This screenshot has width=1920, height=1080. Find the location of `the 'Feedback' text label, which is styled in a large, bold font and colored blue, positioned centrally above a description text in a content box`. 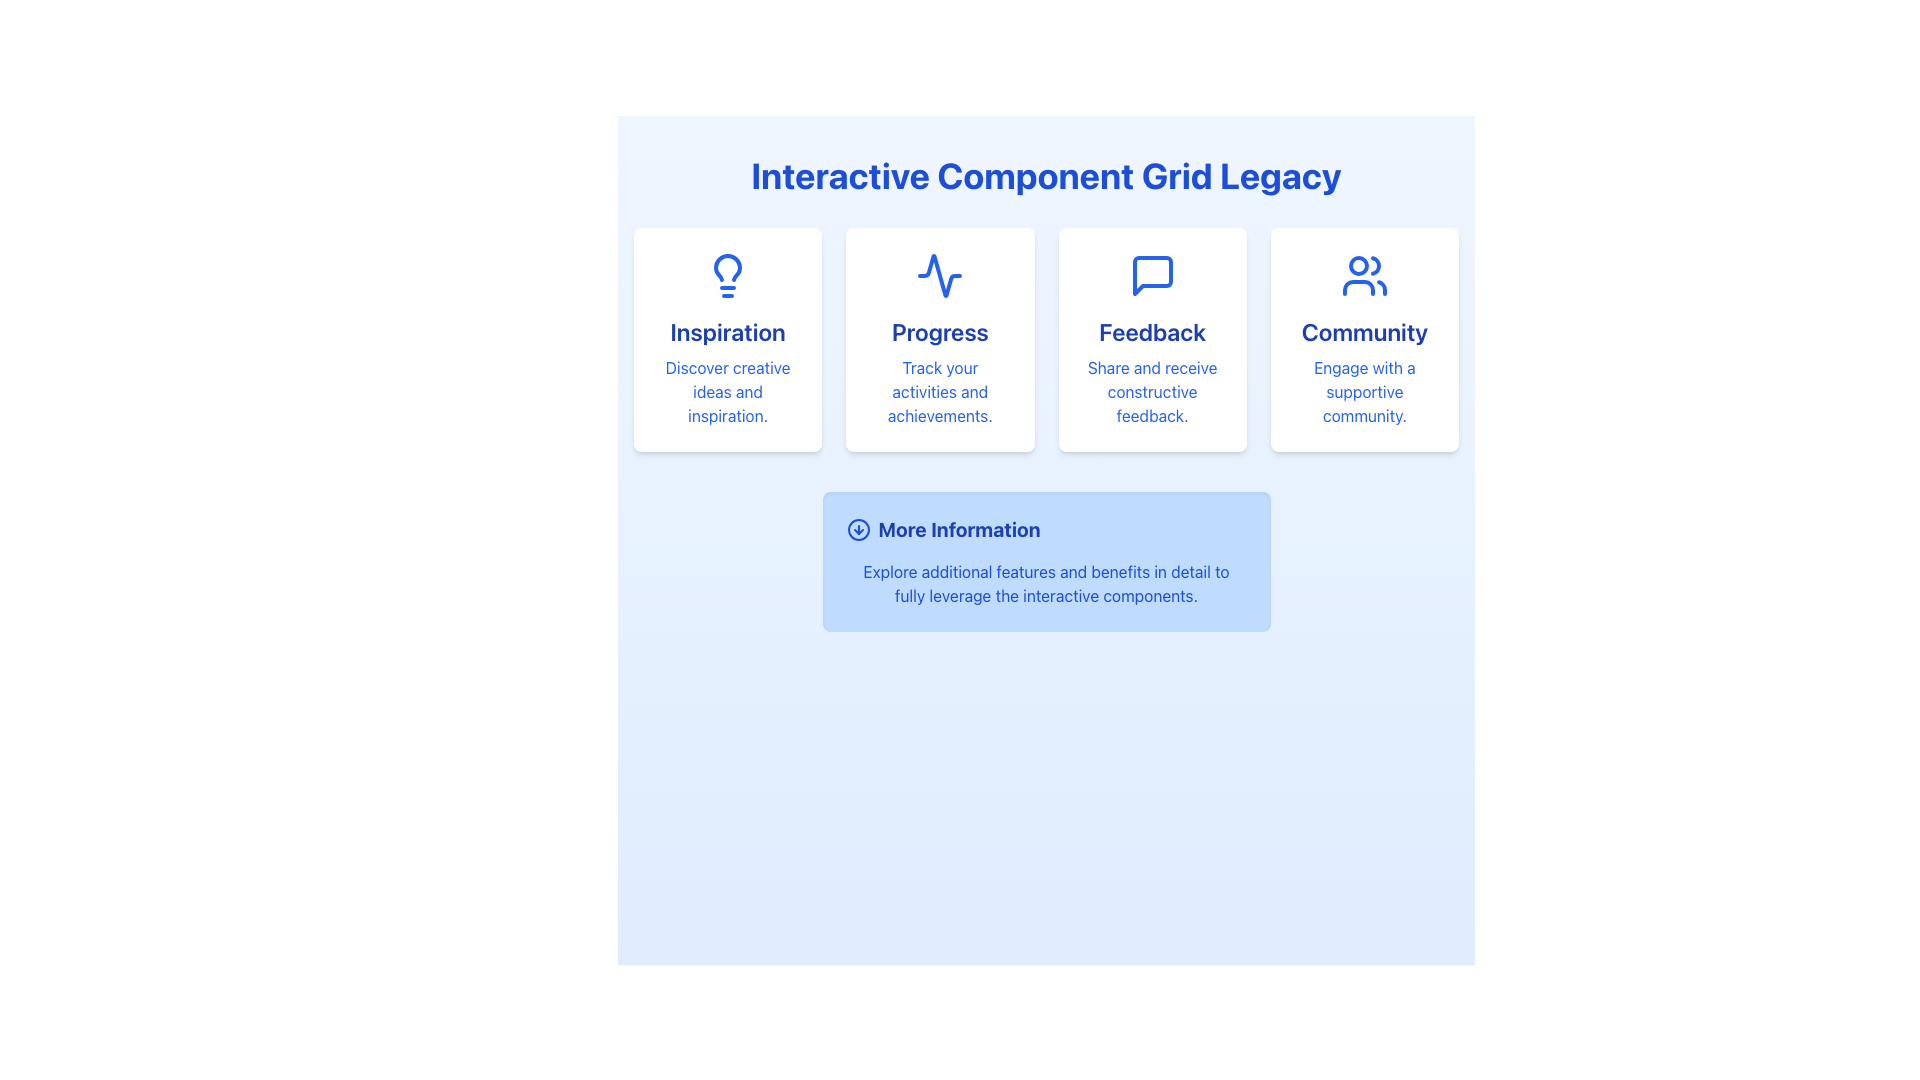

the 'Feedback' text label, which is styled in a large, bold font and colored blue, positioned centrally above a description text in a content box is located at coordinates (1152, 330).